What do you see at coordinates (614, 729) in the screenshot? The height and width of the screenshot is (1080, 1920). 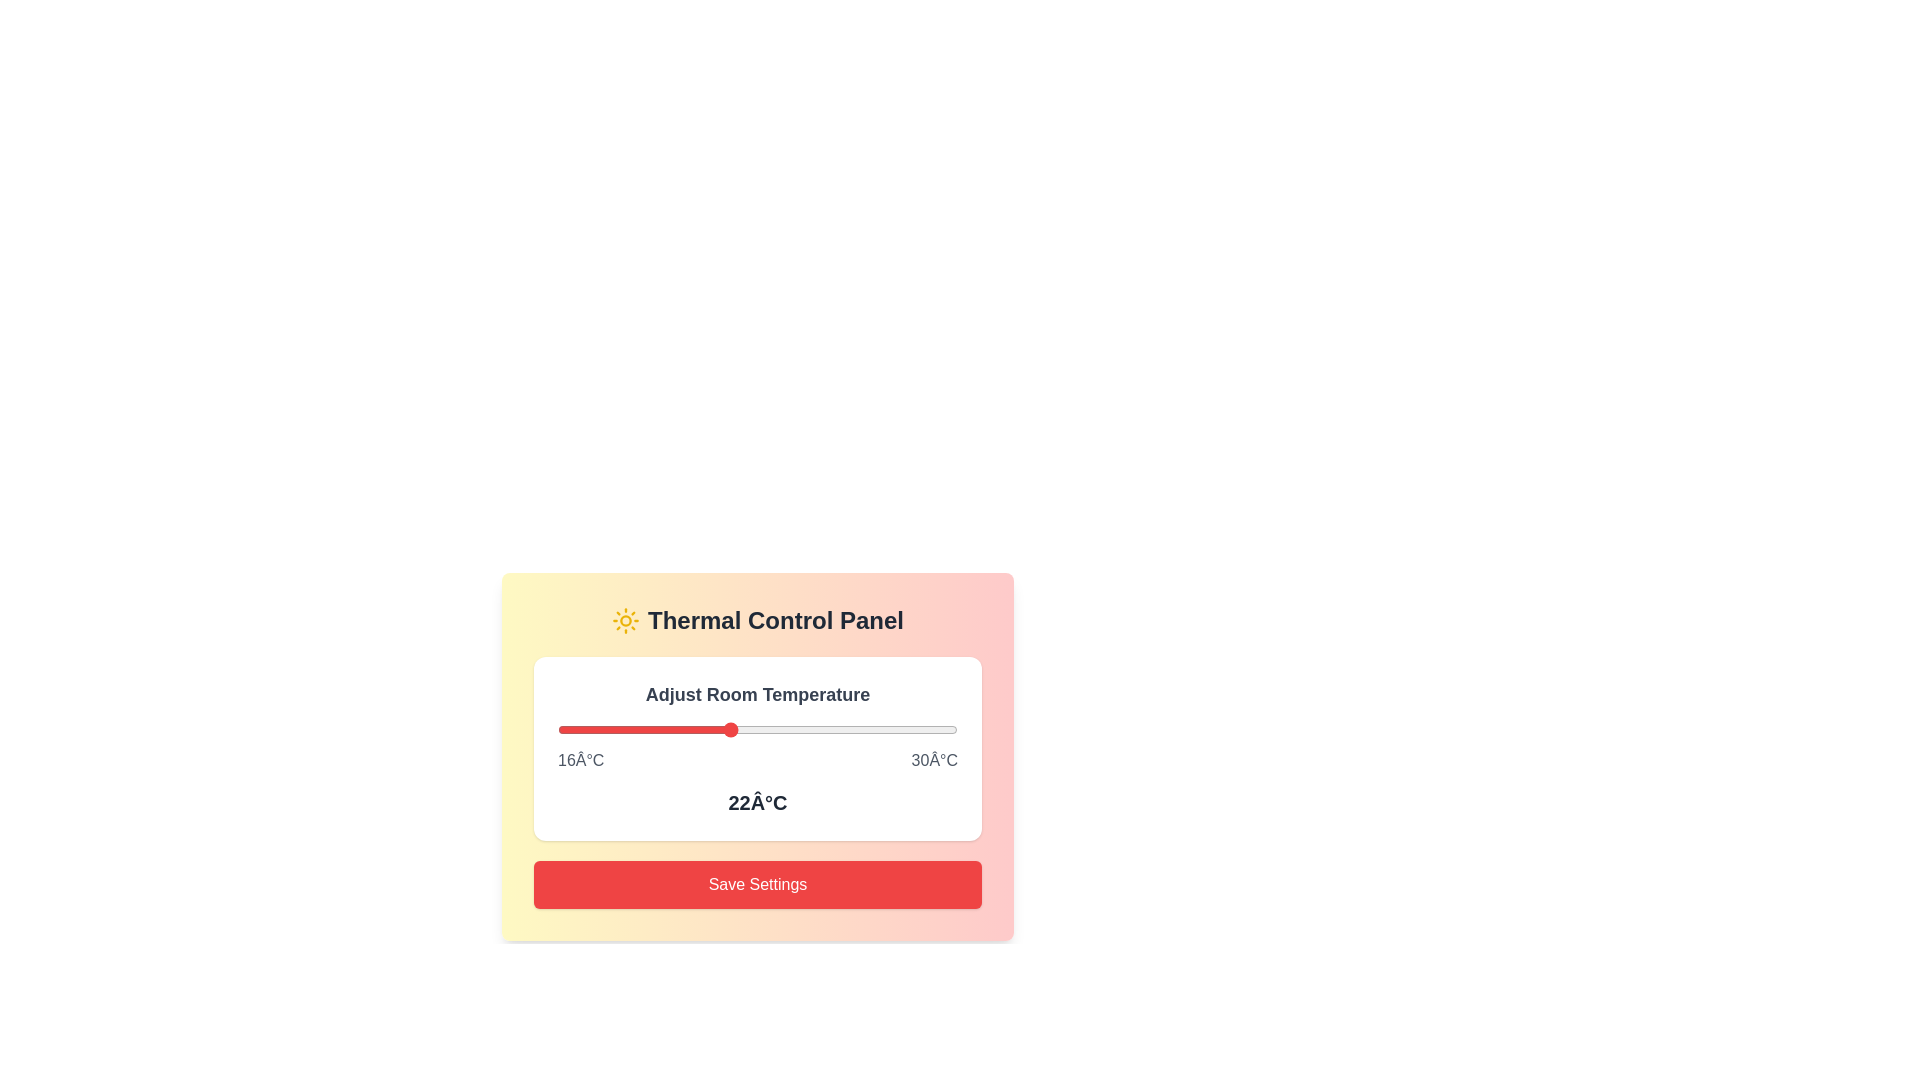 I see `the temperature slider to 18°C` at bounding box center [614, 729].